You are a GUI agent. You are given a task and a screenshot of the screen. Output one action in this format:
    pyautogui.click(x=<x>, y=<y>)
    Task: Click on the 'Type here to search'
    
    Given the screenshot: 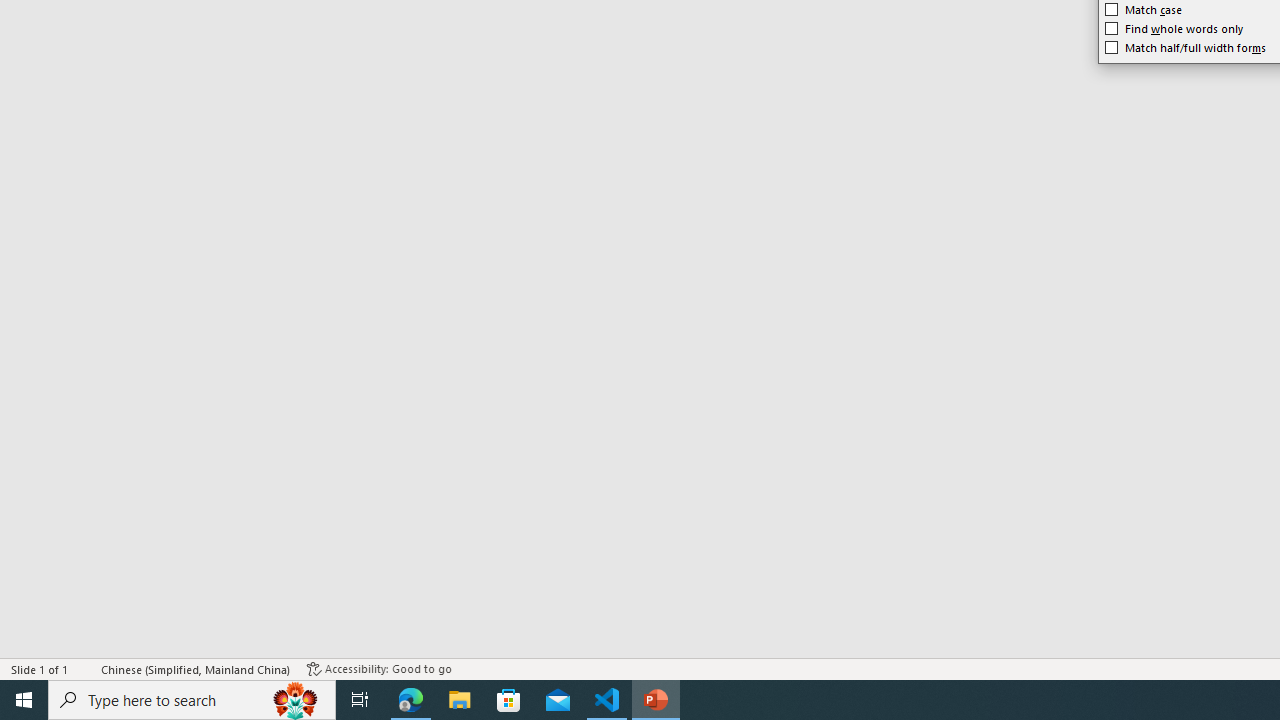 What is the action you would take?
    pyautogui.click(x=192, y=698)
    